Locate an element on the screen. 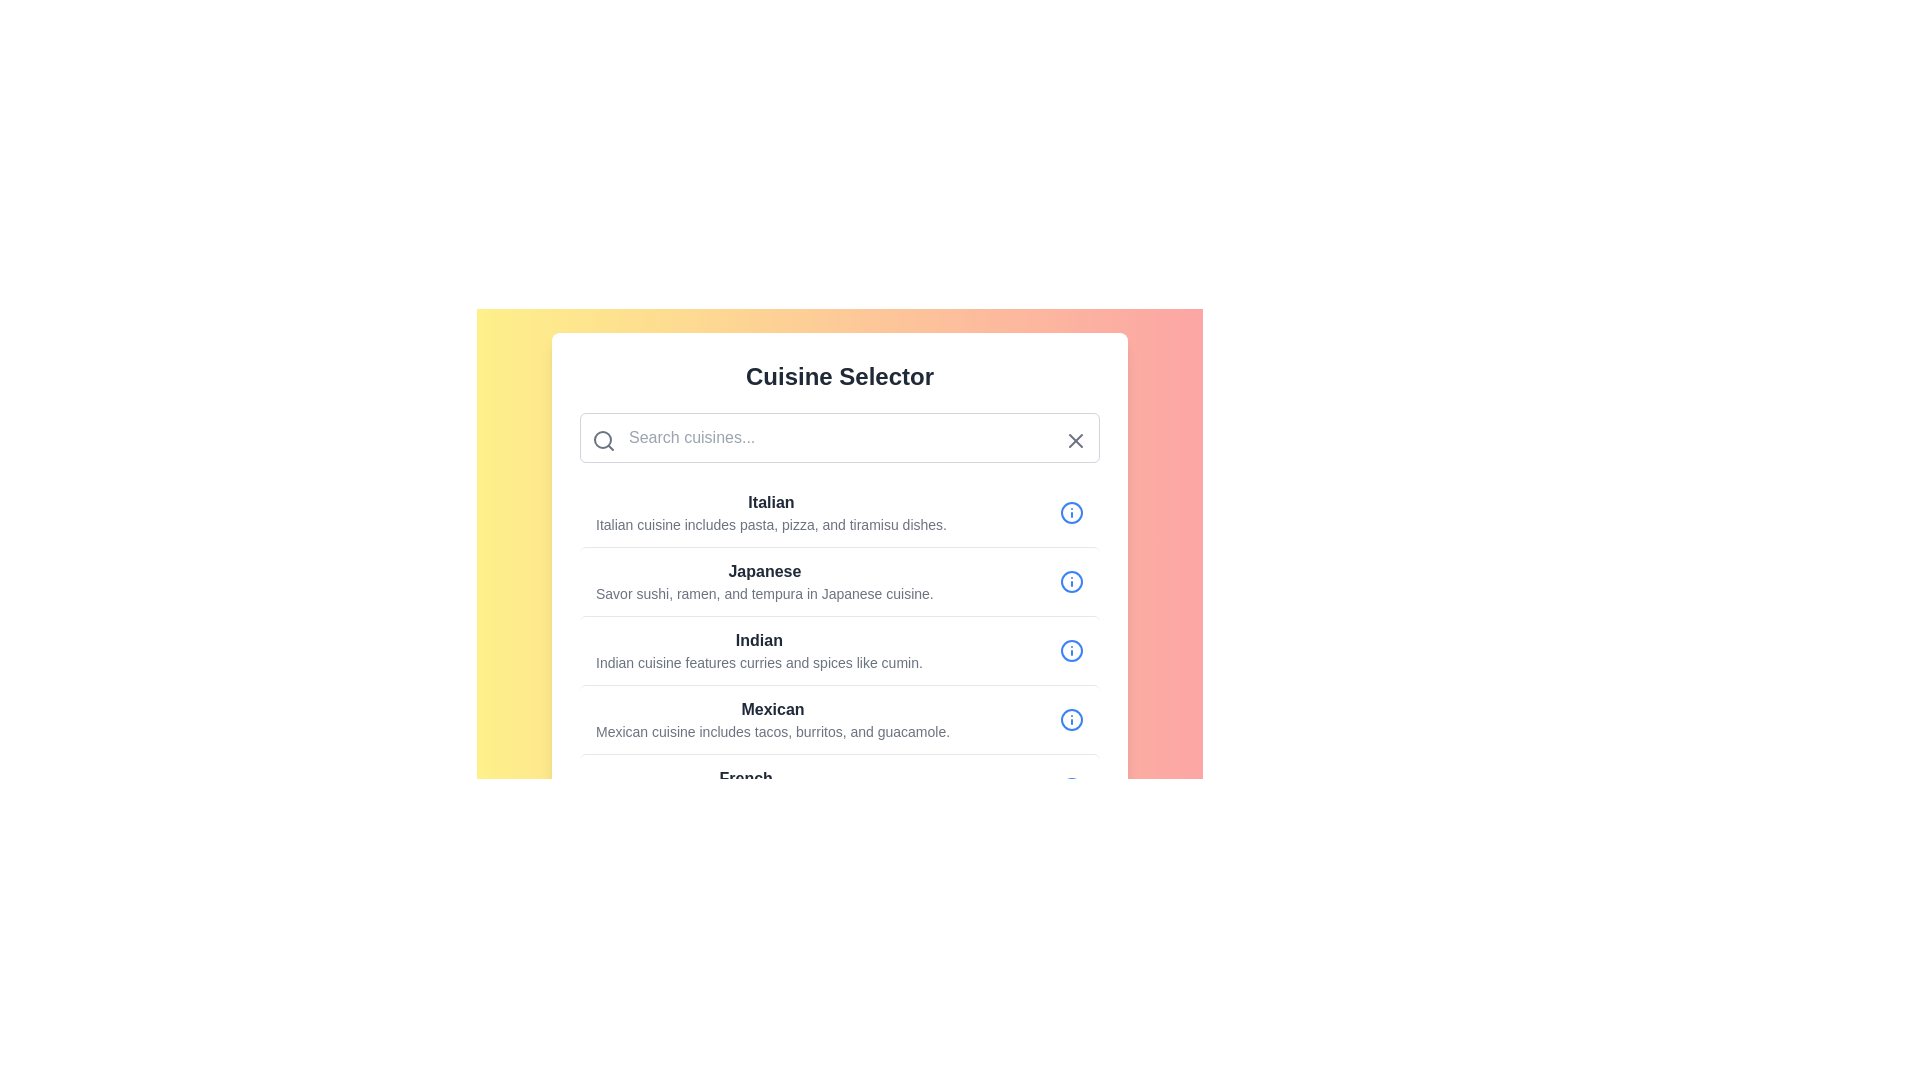 This screenshot has height=1080, width=1920. the circular SVG component with a blue outline and white fill, which represents an information icon, located to the right of the text 'Savor sushi, ramen, and tempura in Japanese cuisine' is located at coordinates (1070, 582).